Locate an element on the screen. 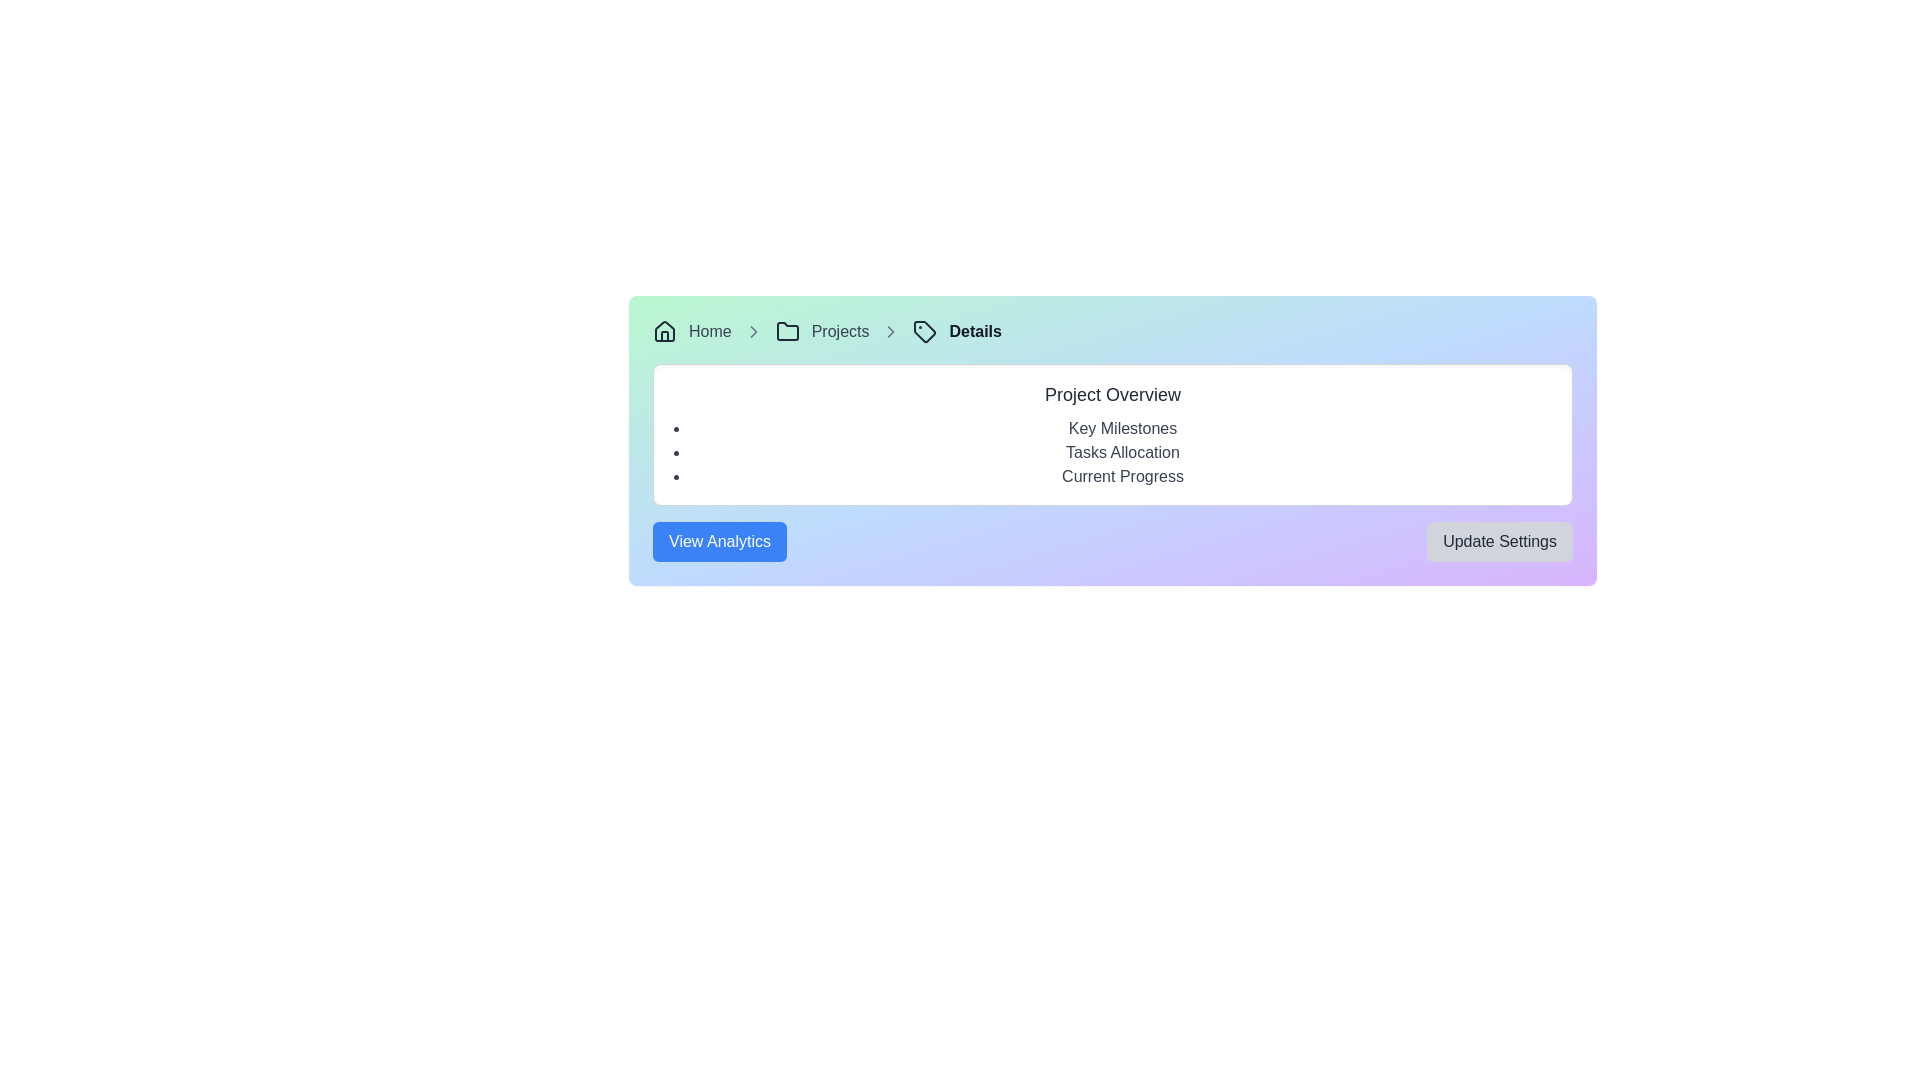 This screenshot has height=1080, width=1920. the 'Home' text link located in the breadcrumb navigation is located at coordinates (710, 330).